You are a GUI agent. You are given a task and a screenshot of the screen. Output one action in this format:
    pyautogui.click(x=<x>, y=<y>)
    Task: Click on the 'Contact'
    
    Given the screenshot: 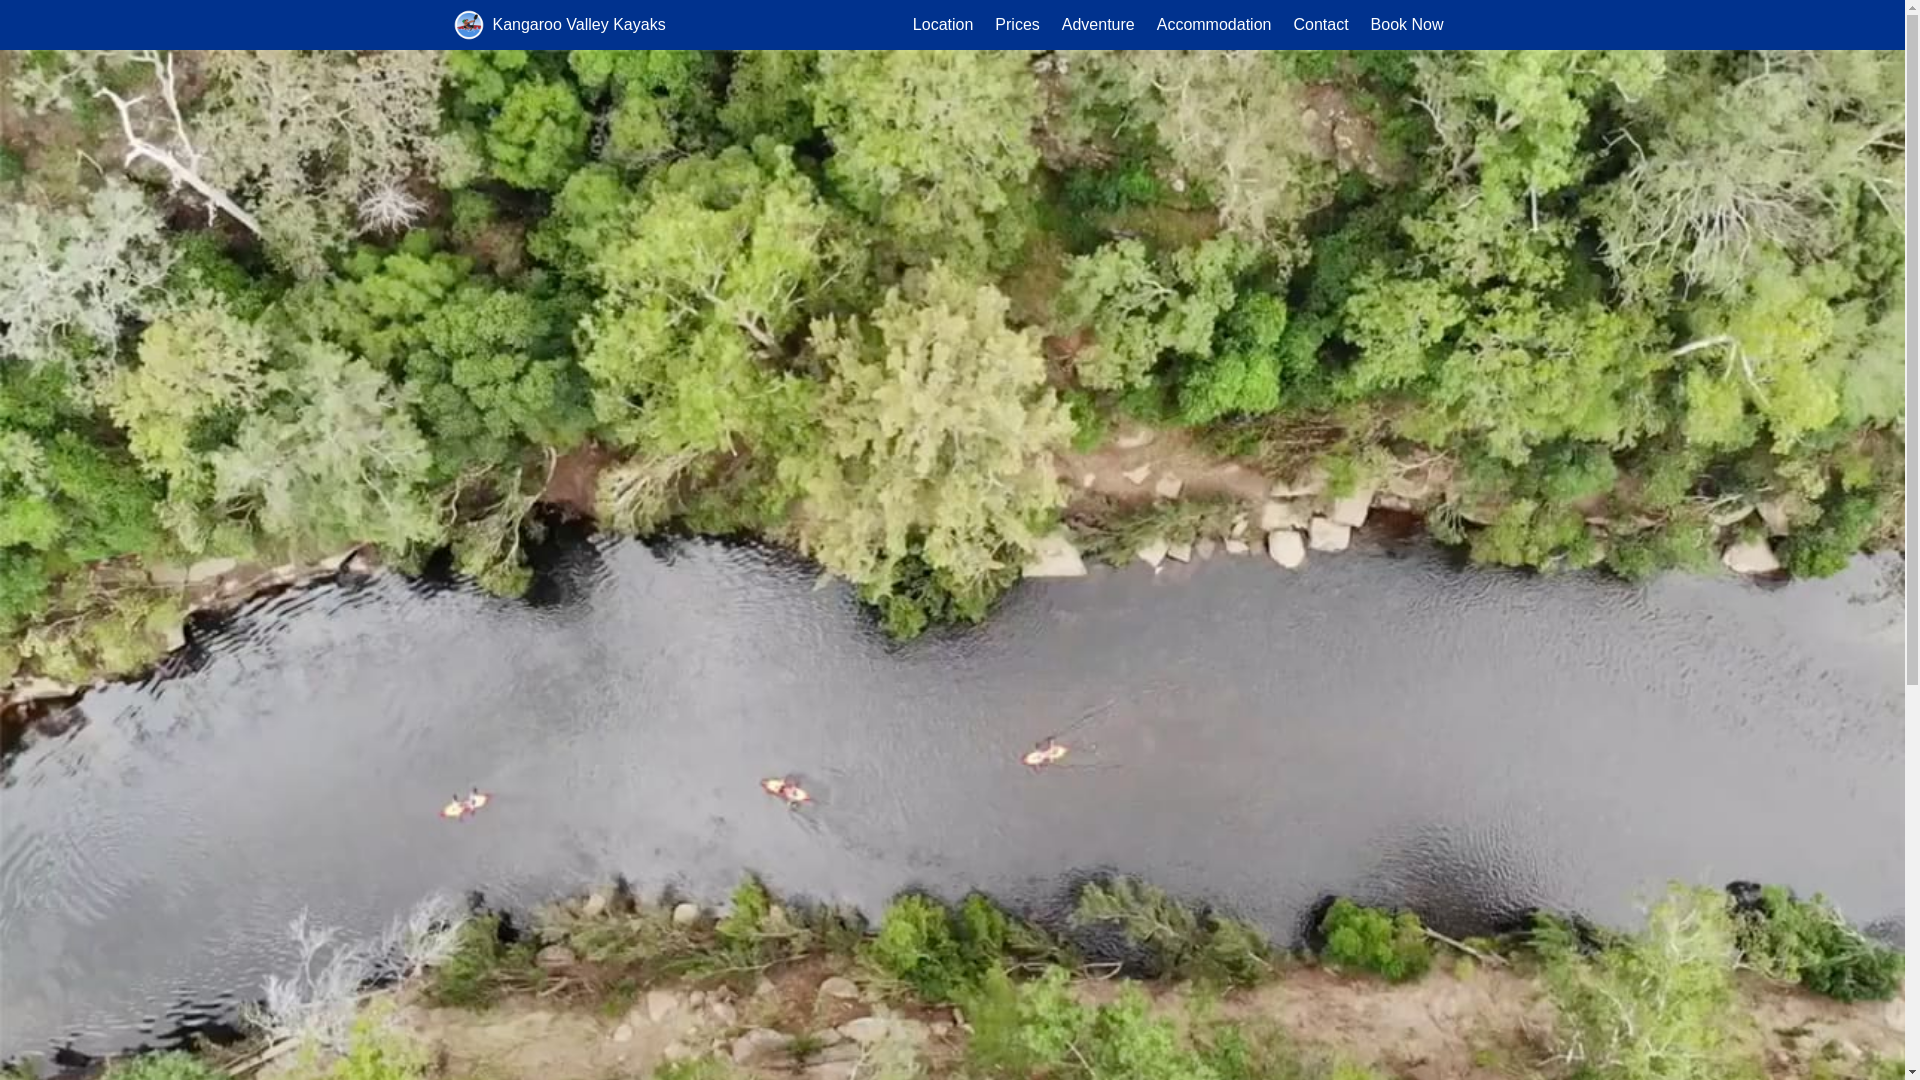 What is the action you would take?
    pyautogui.click(x=1320, y=24)
    